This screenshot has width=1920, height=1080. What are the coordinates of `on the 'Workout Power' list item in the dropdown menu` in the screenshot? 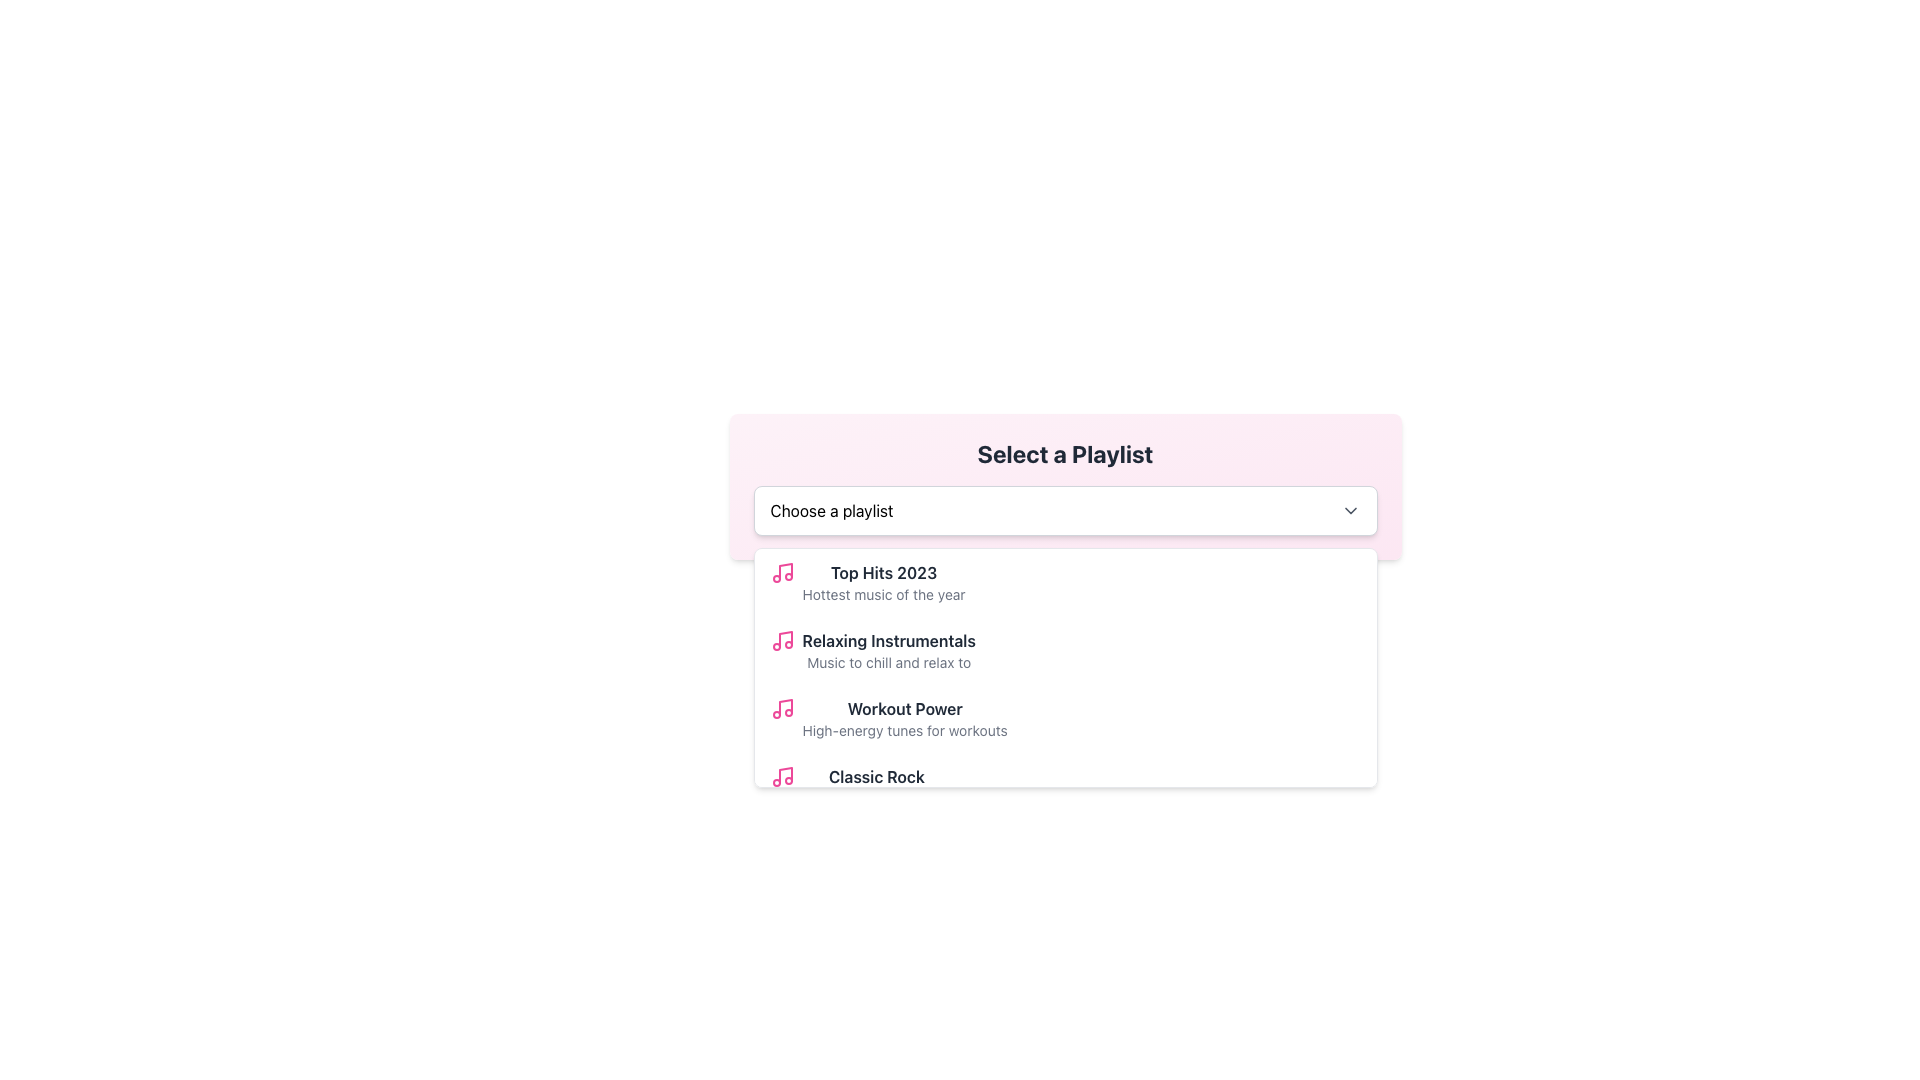 It's located at (1064, 717).